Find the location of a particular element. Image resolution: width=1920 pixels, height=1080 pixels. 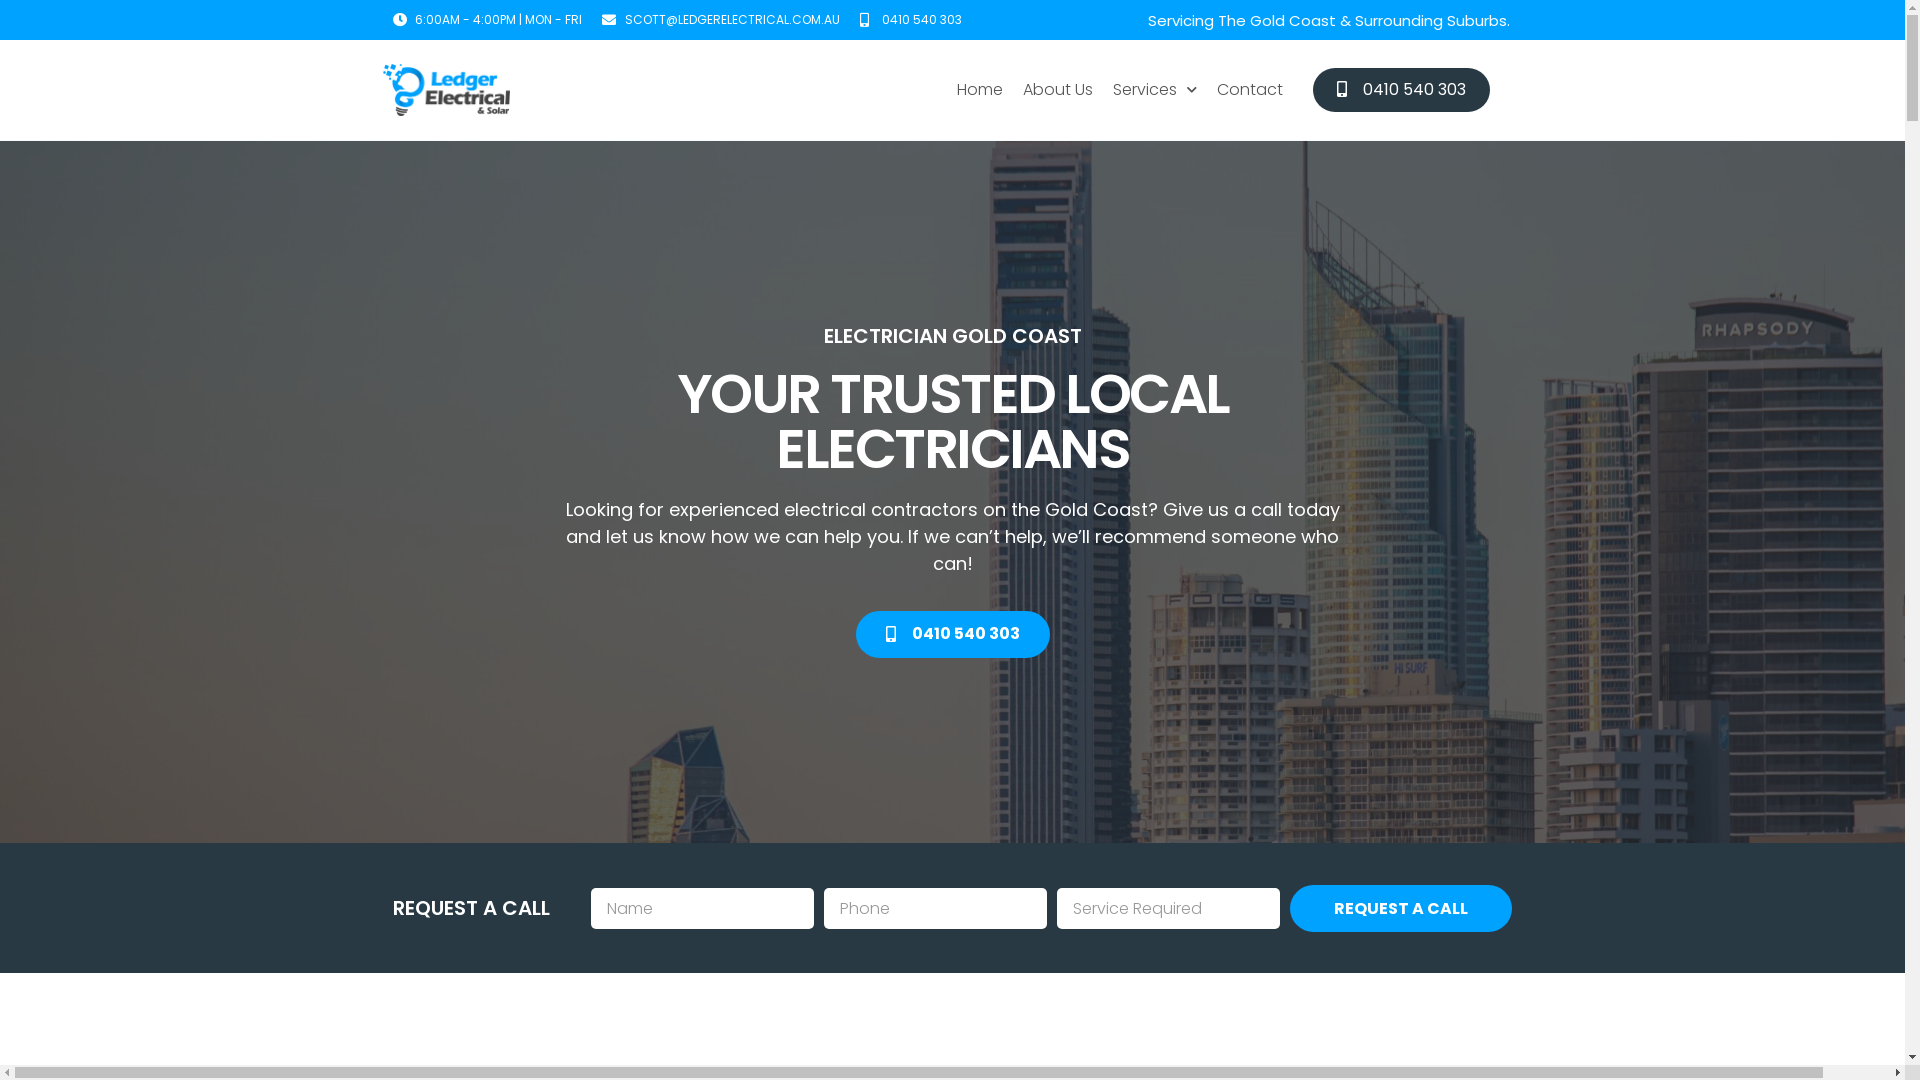

'Home' is located at coordinates (979, 88).